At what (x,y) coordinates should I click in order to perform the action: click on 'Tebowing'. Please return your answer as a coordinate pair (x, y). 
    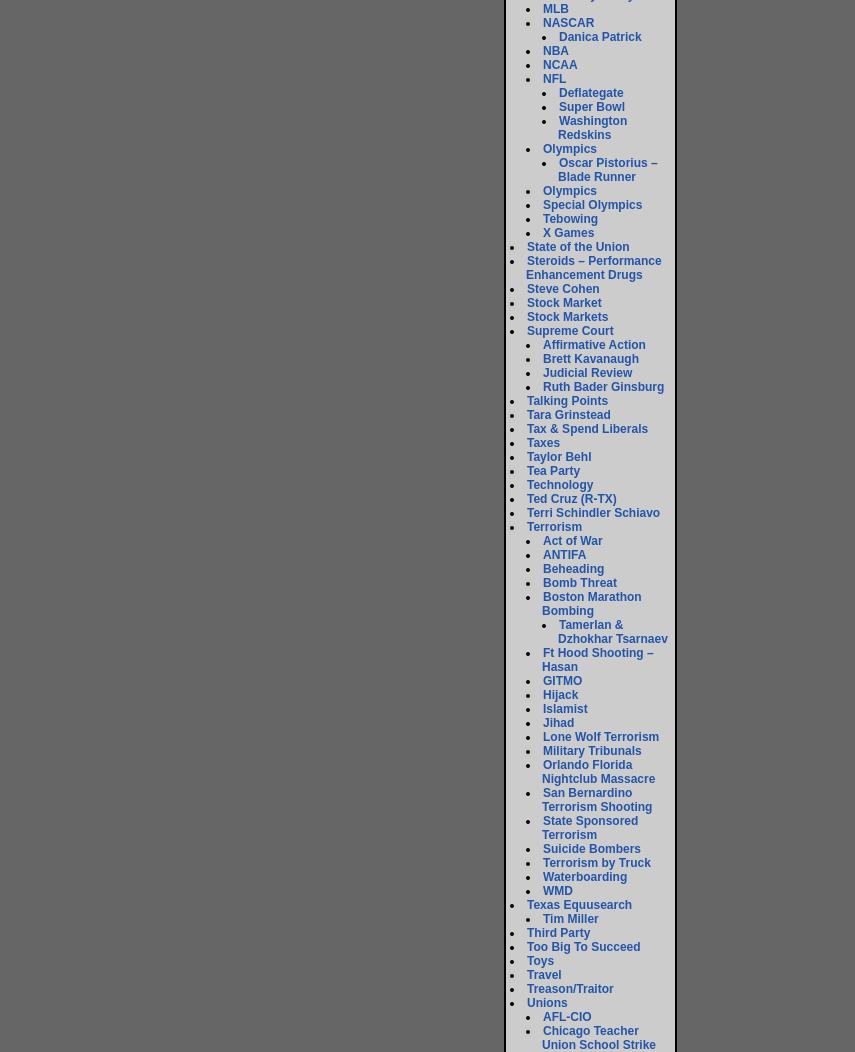
    Looking at the image, I should click on (569, 219).